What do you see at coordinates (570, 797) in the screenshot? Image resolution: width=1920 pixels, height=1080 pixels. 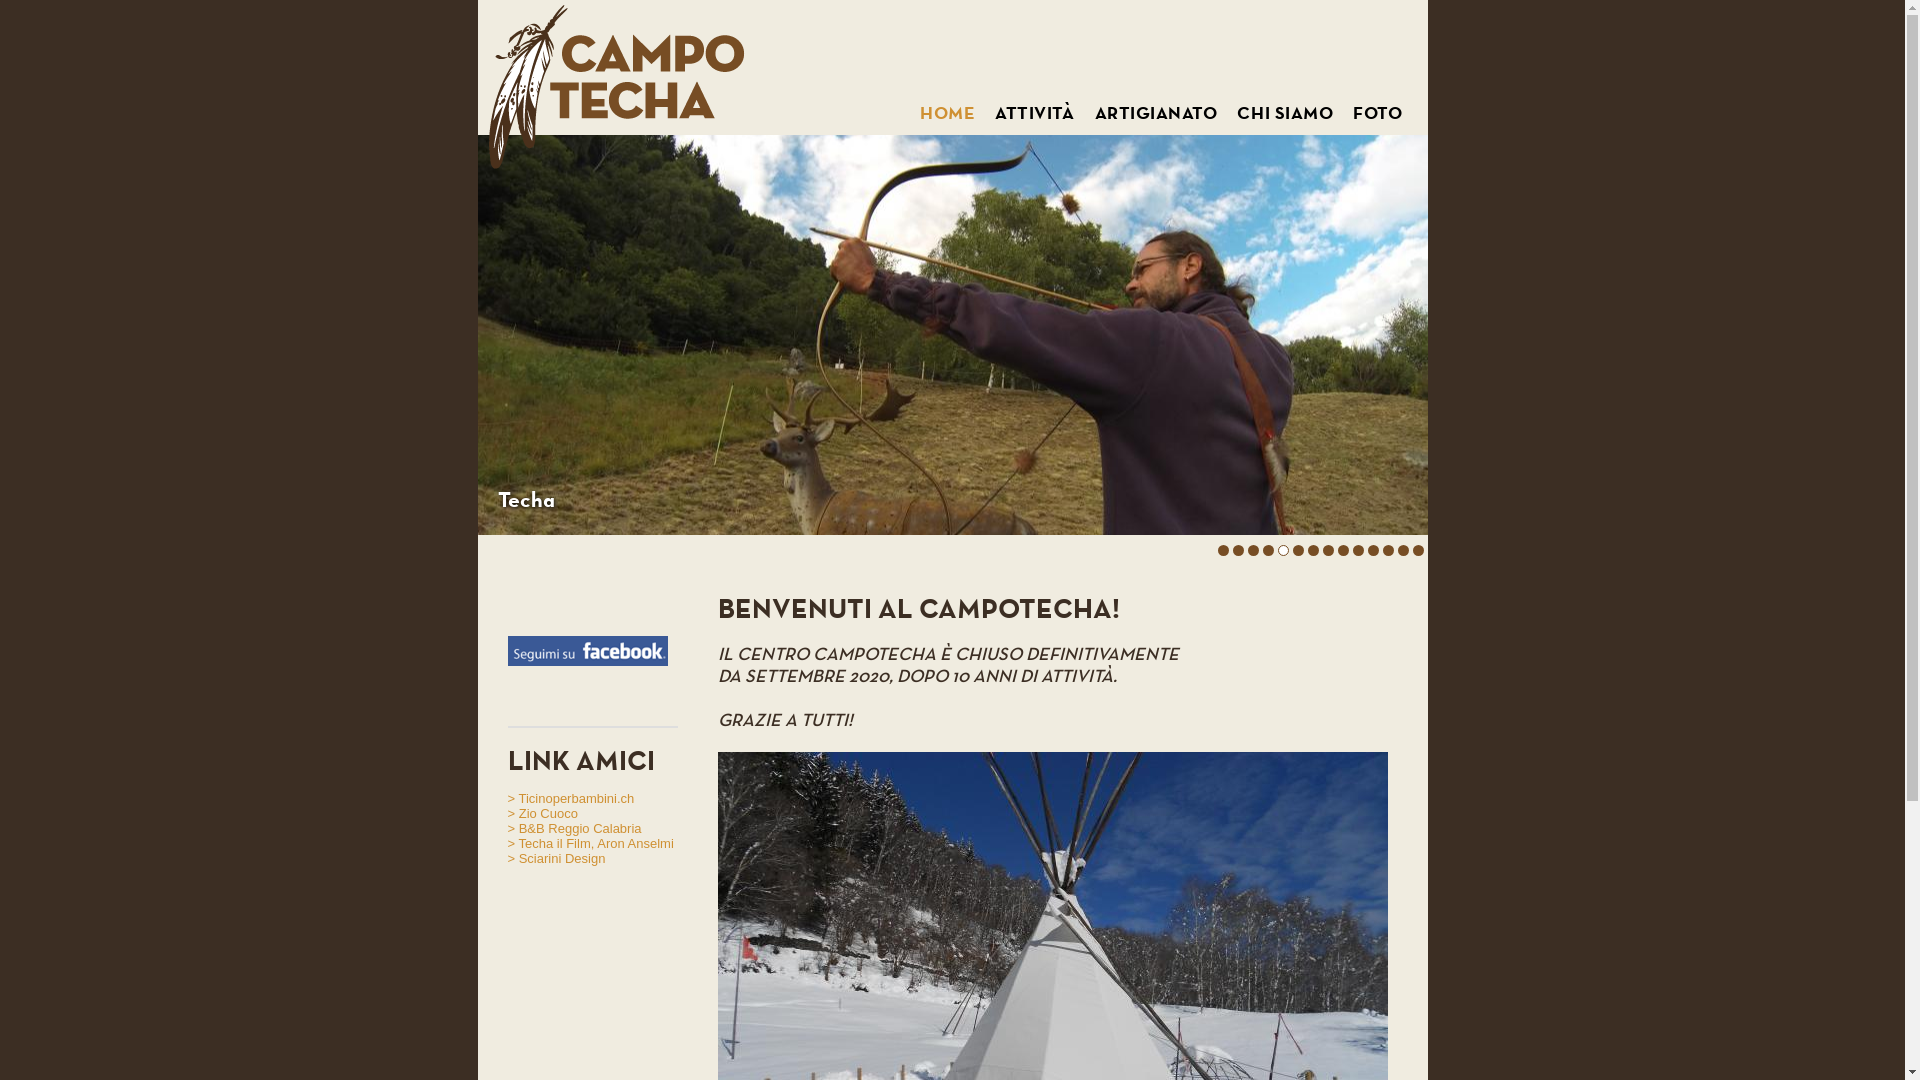 I see `'> Ticinoperbambini.ch'` at bounding box center [570, 797].